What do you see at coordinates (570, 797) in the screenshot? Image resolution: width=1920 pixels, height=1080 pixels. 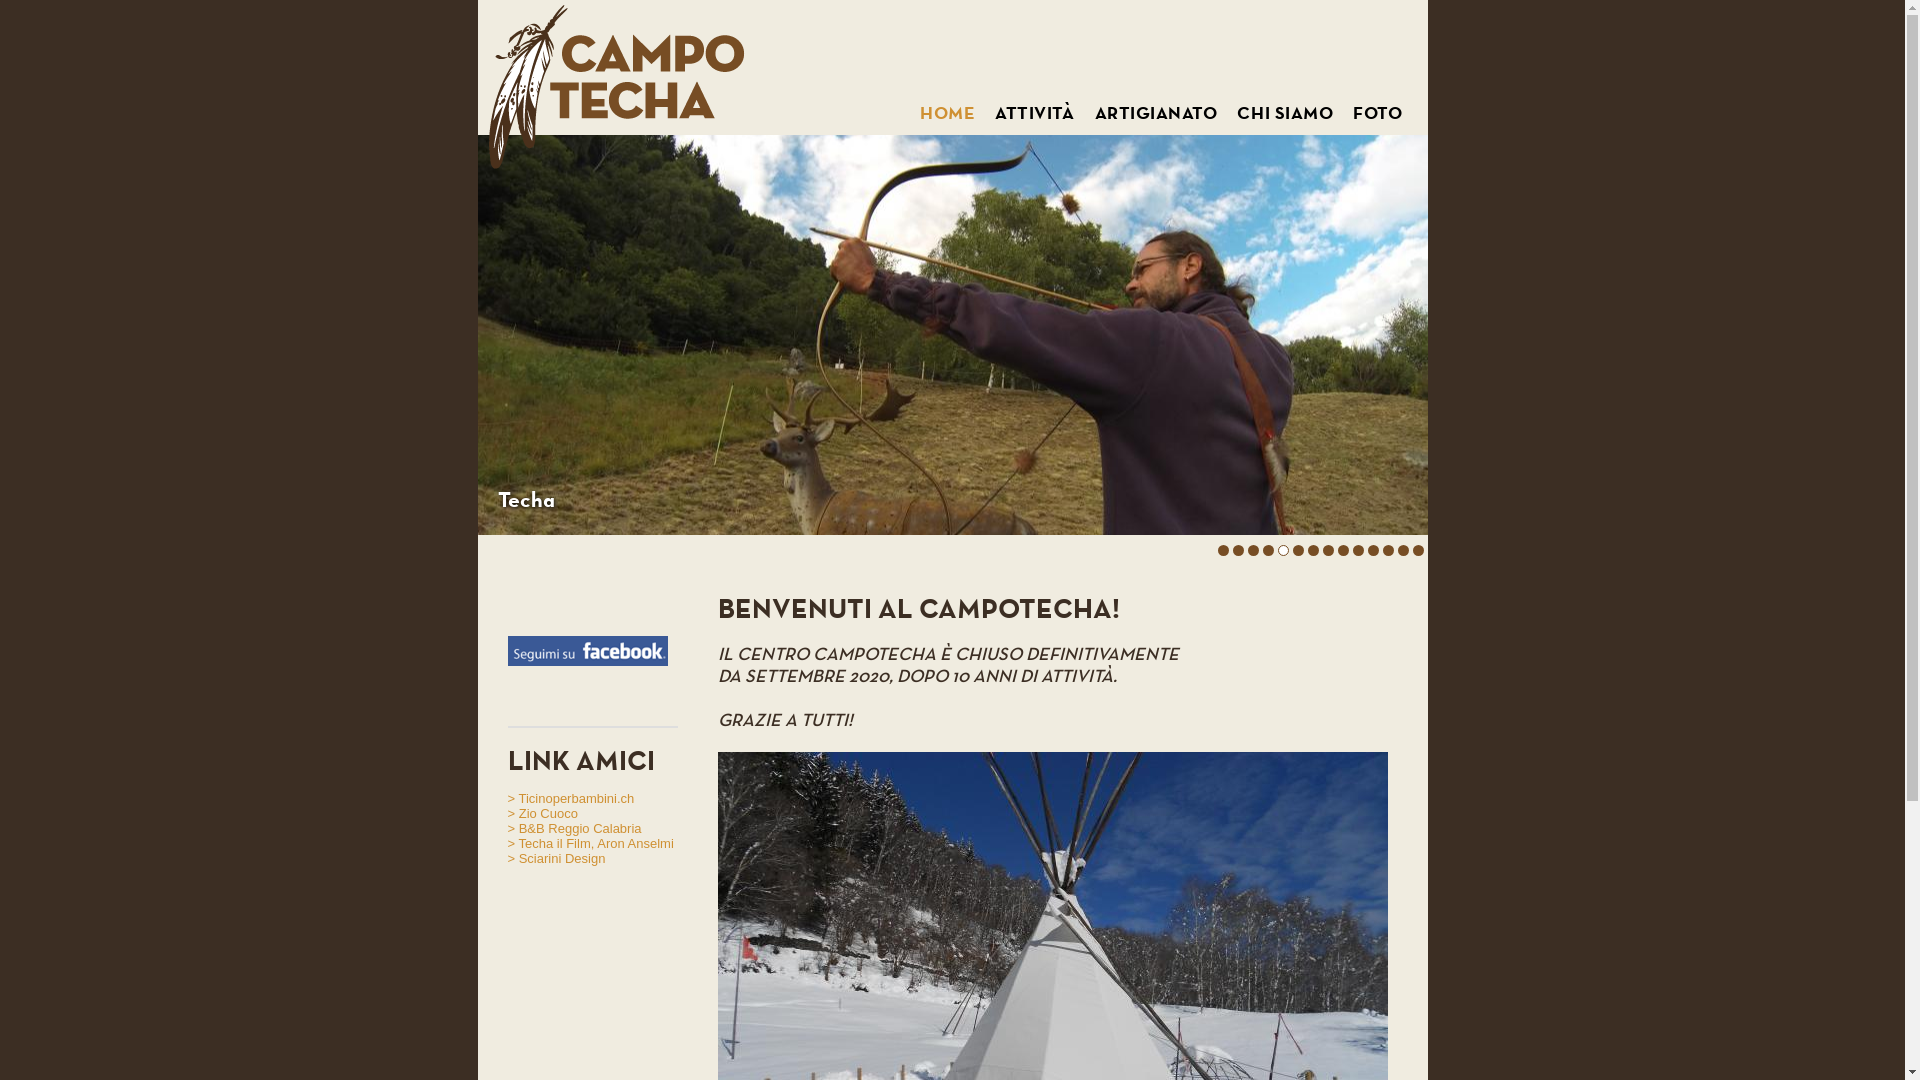 I see `'> Ticinoperbambini.ch'` at bounding box center [570, 797].